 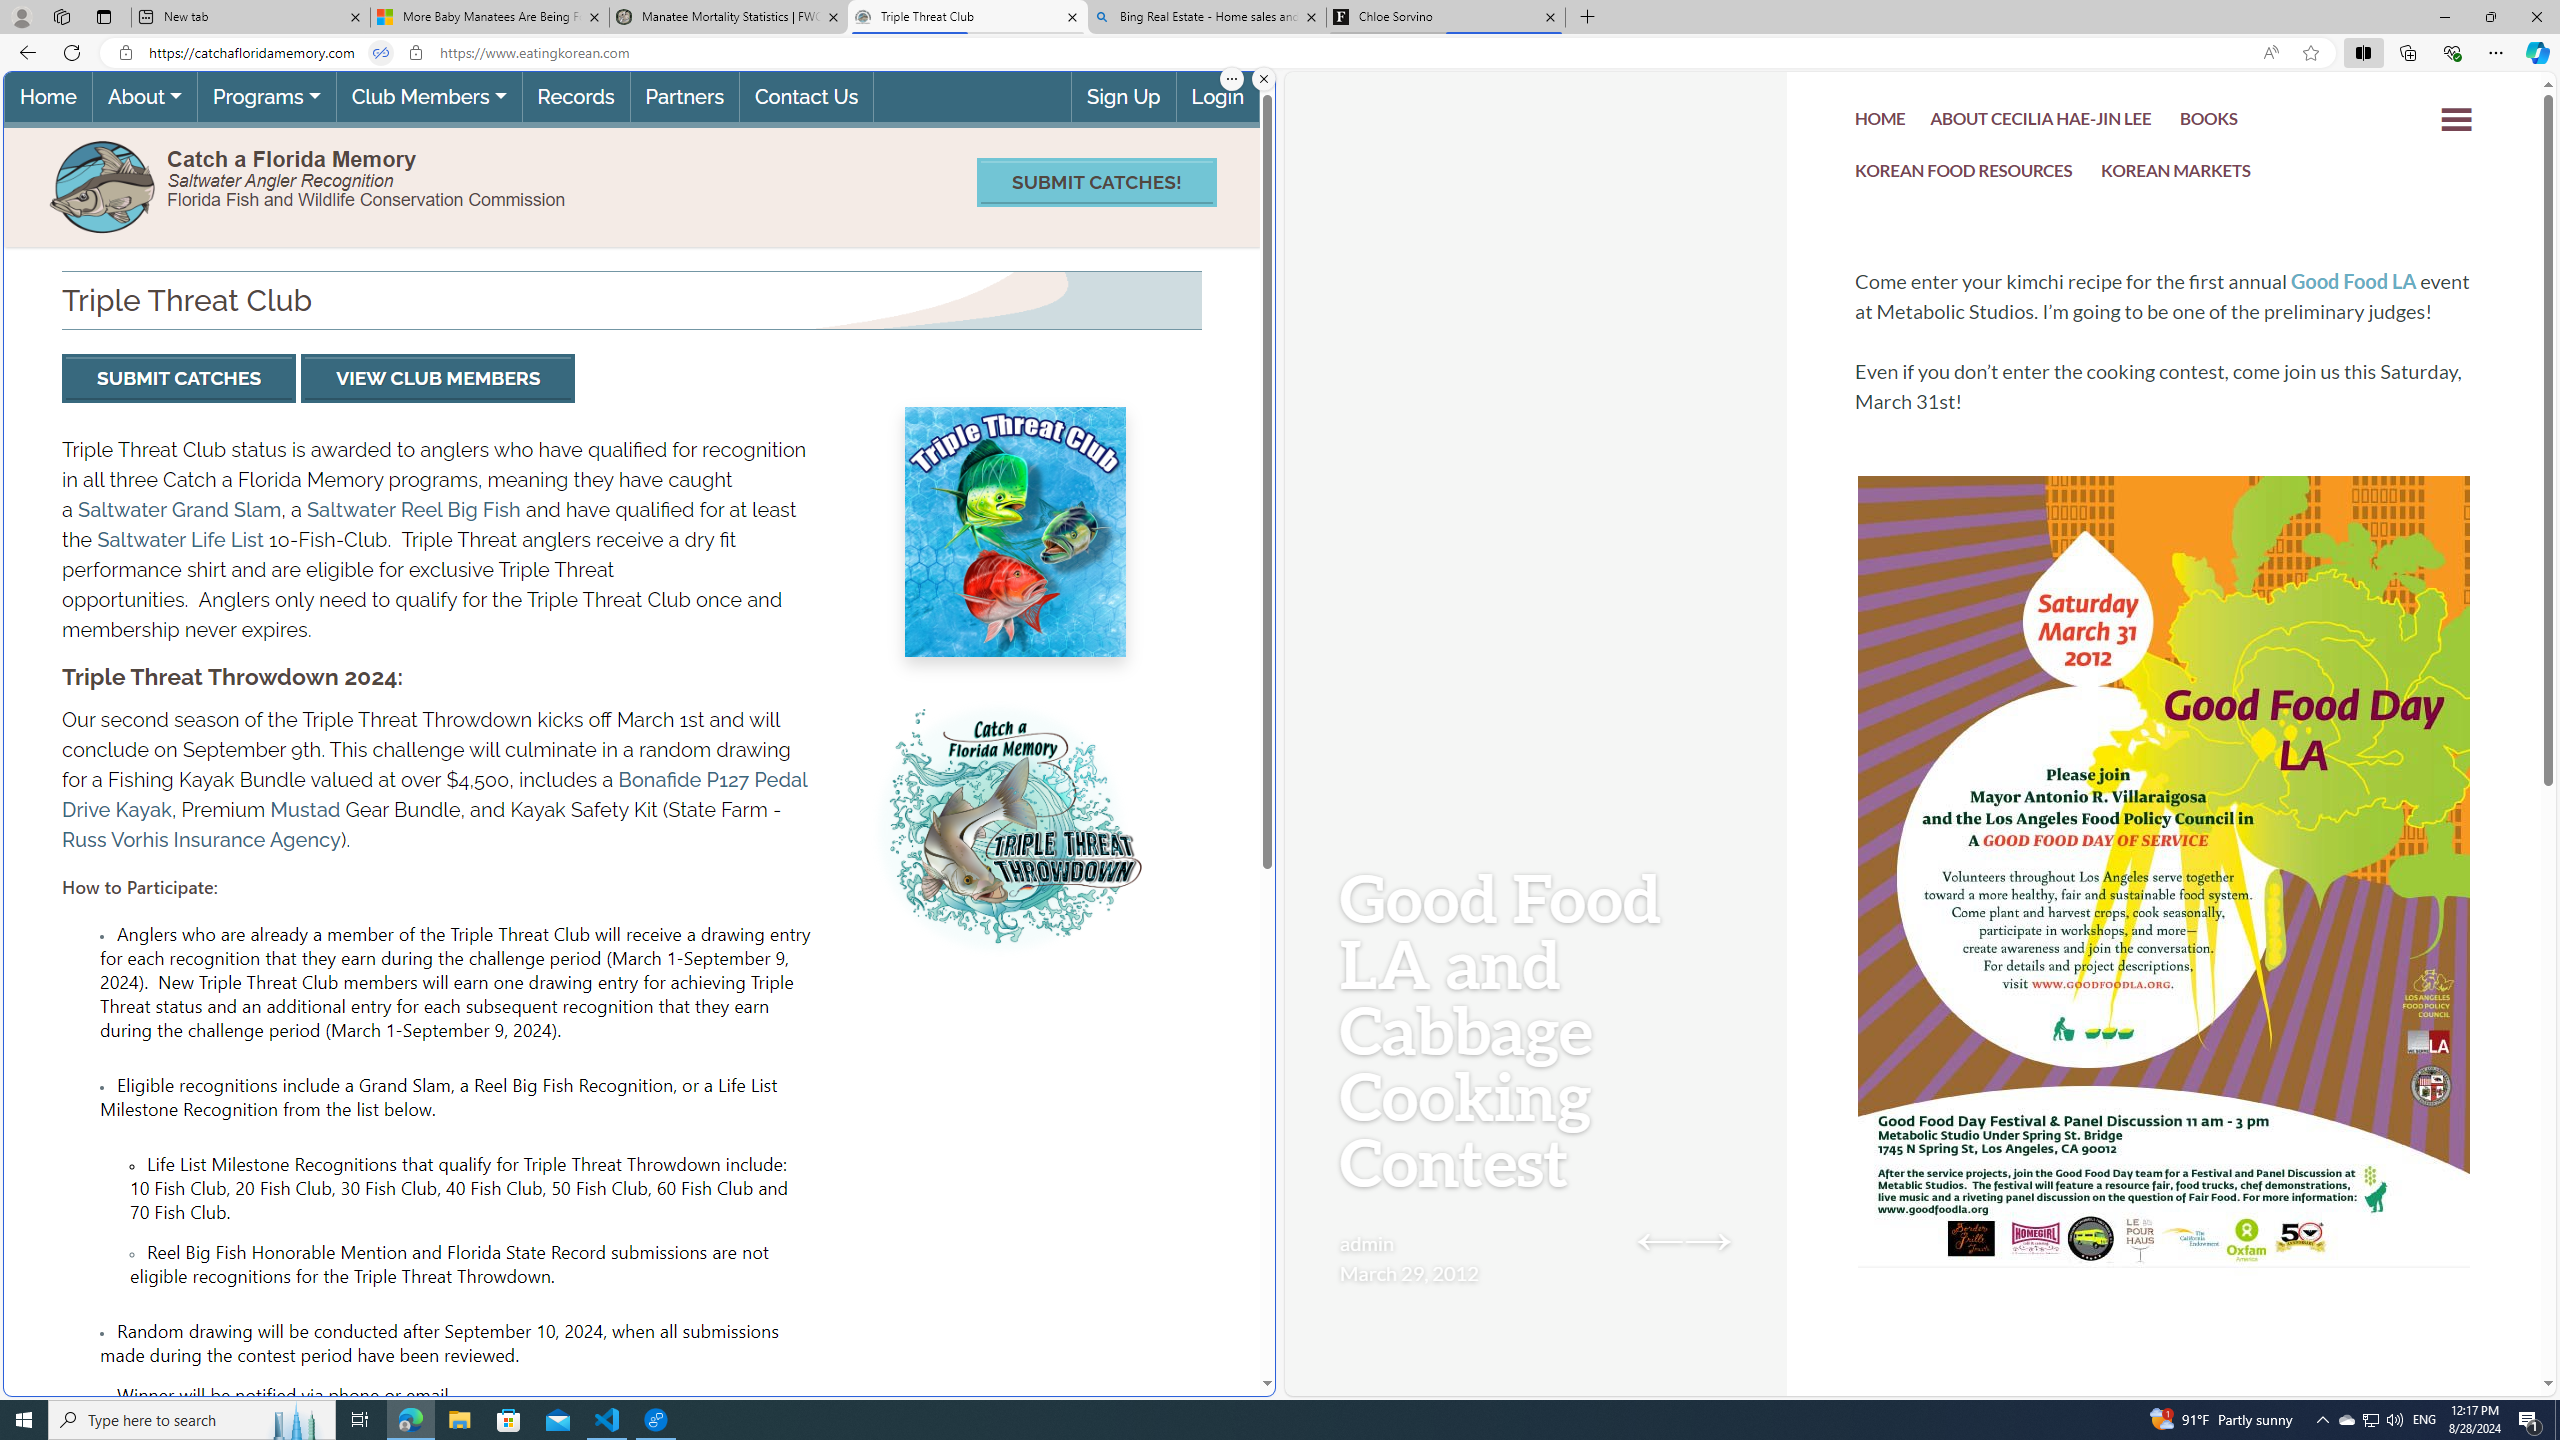 What do you see at coordinates (143, 96) in the screenshot?
I see `'About'` at bounding box center [143, 96].